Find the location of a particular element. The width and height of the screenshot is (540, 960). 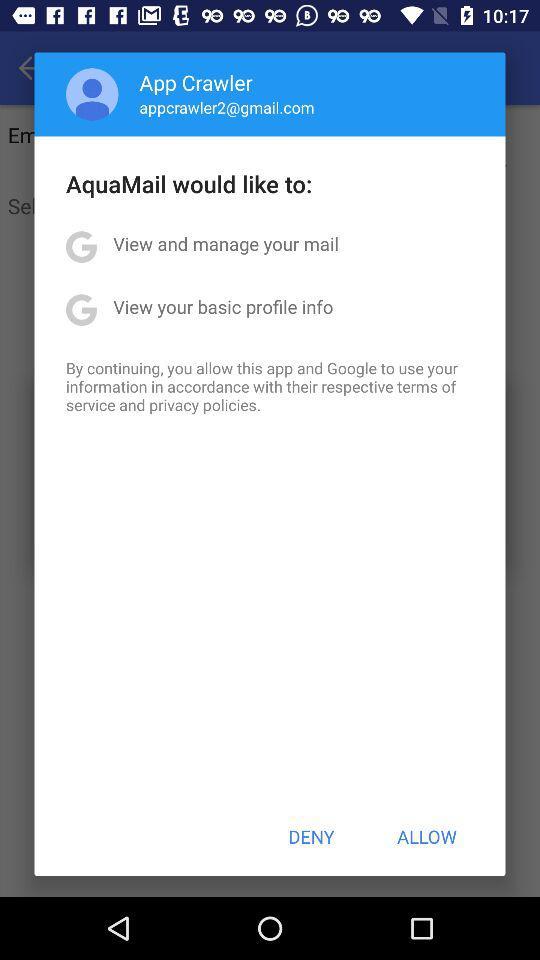

app below app crawler app is located at coordinates (226, 107).